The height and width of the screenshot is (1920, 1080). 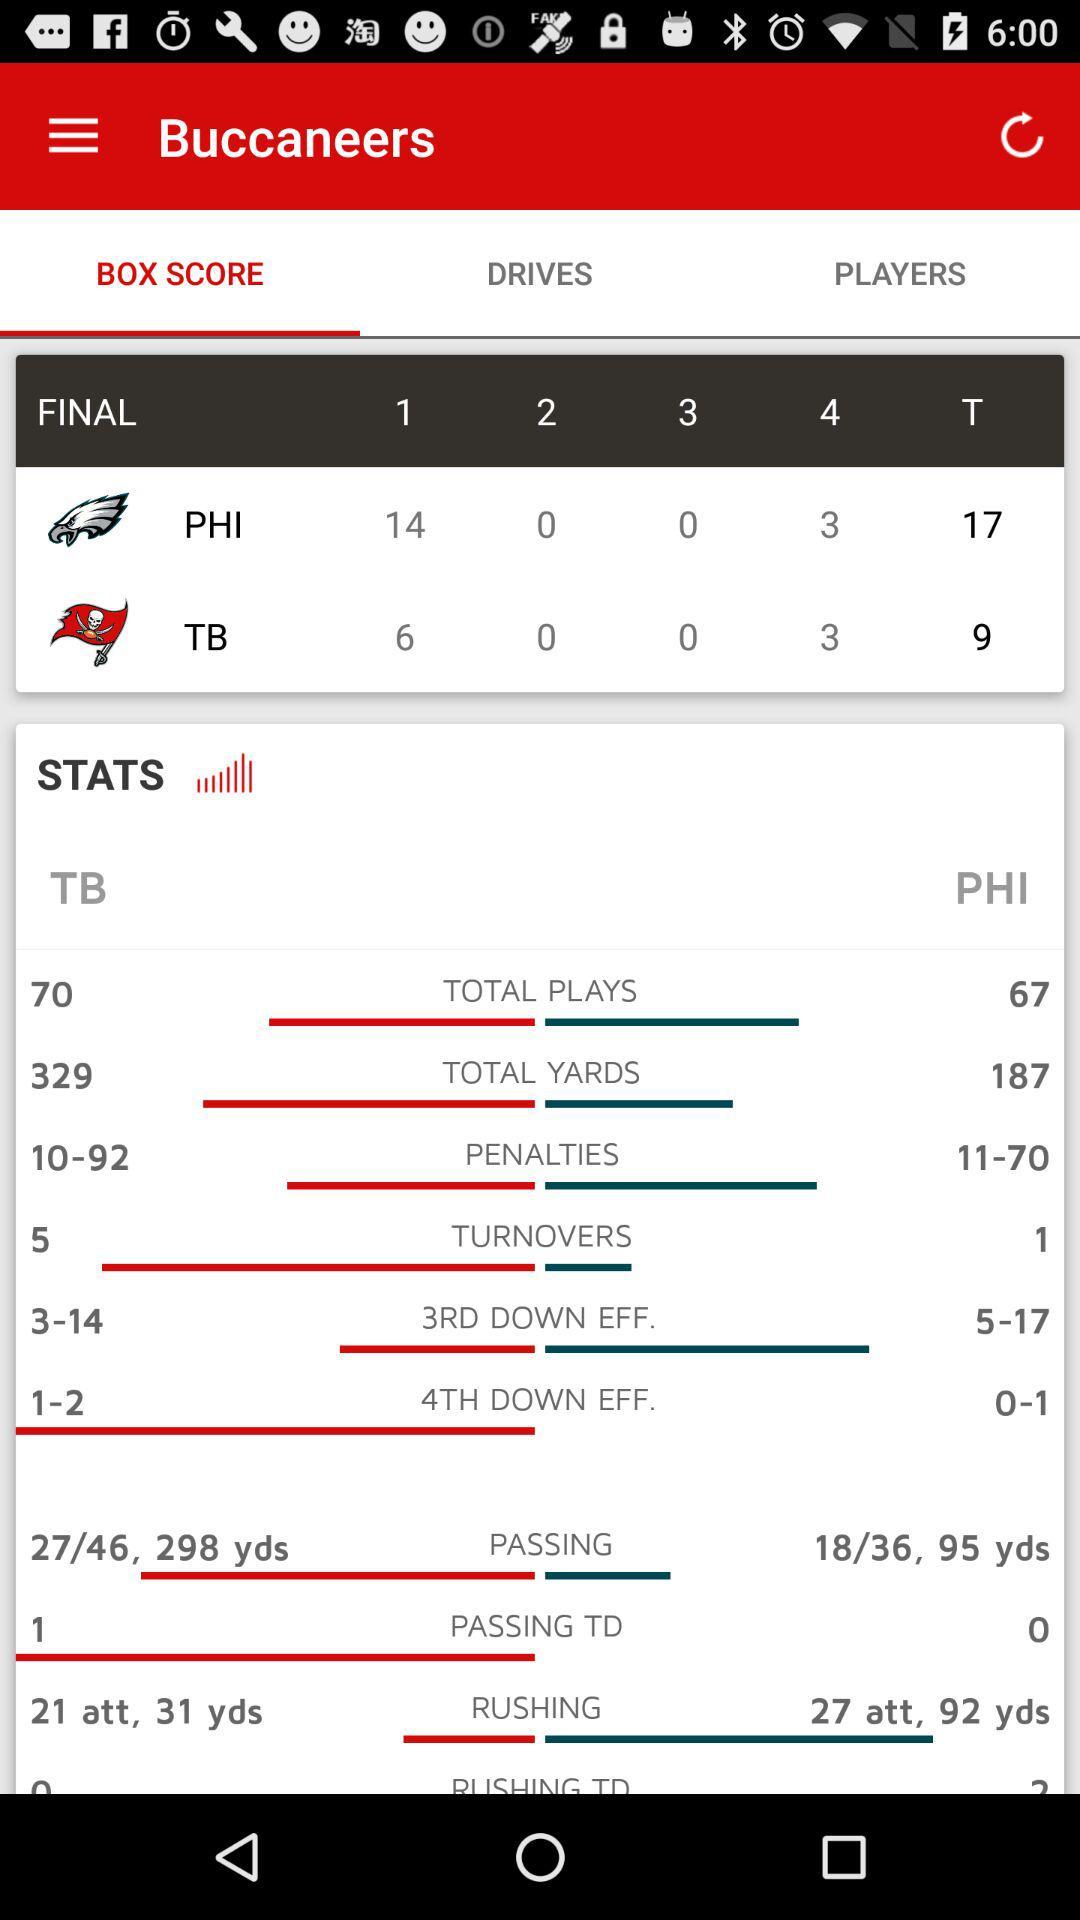 I want to click on the red colored line below rushing, so click(x=469, y=1738).